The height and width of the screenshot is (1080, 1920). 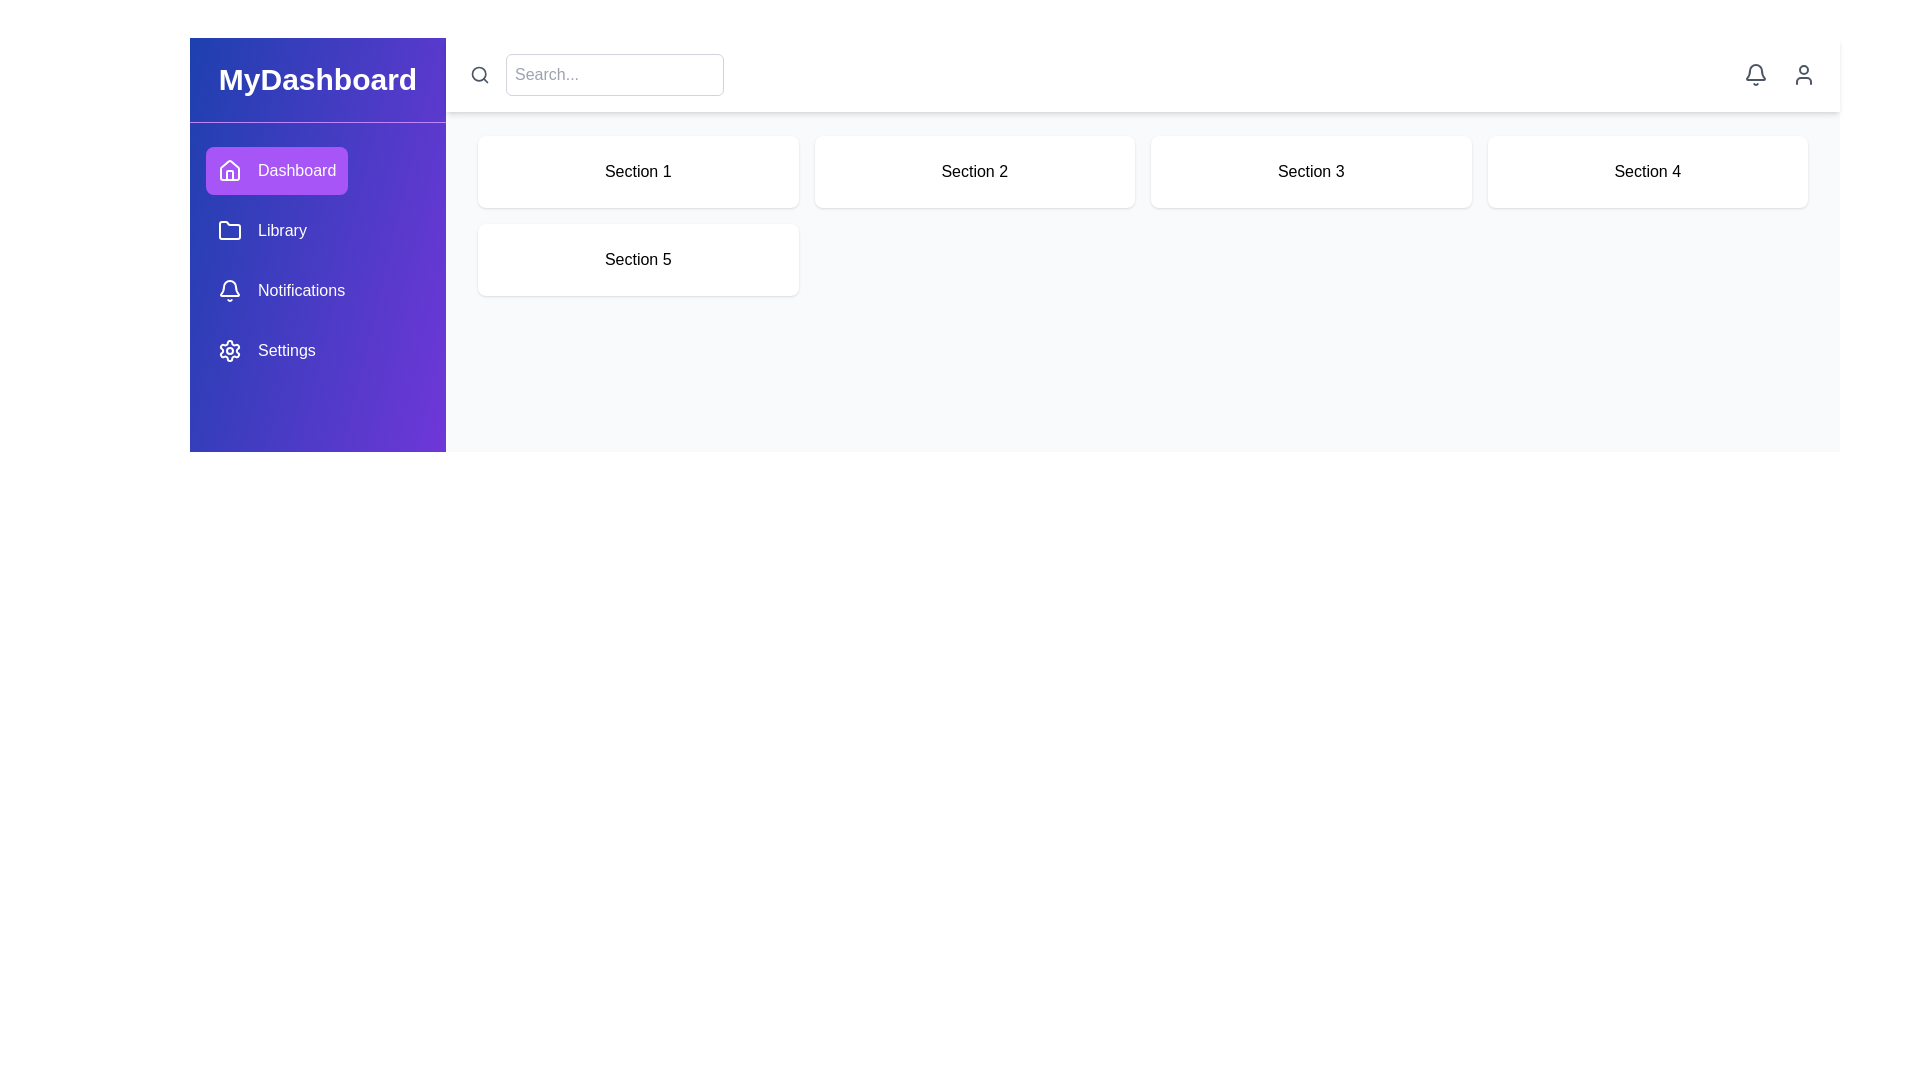 What do you see at coordinates (230, 350) in the screenshot?
I see `the cogwheel icon in the sidebar` at bounding box center [230, 350].